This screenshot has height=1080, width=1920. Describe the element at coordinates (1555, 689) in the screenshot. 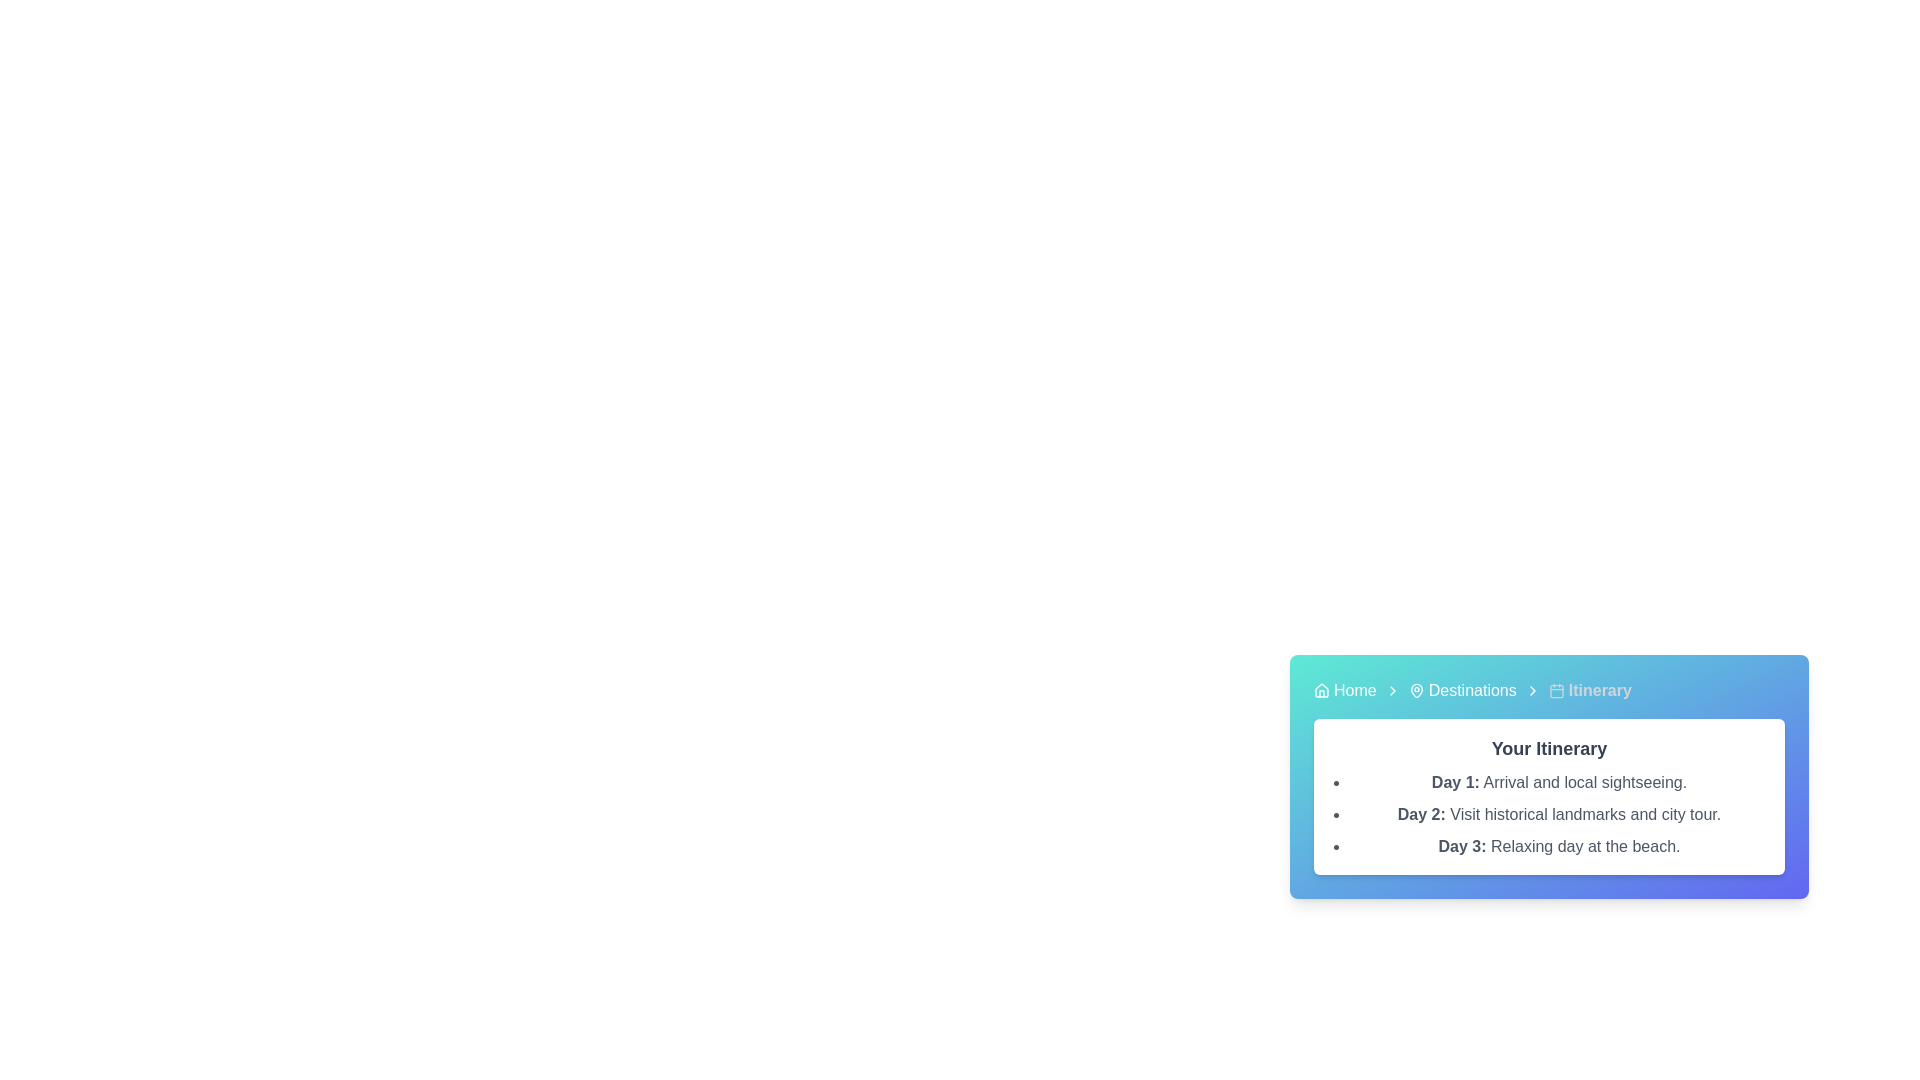

I see `the calendar icon located in the breadcrumb navigation section to the left of 'Itinerary' in the top-right navigation bar` at that location.